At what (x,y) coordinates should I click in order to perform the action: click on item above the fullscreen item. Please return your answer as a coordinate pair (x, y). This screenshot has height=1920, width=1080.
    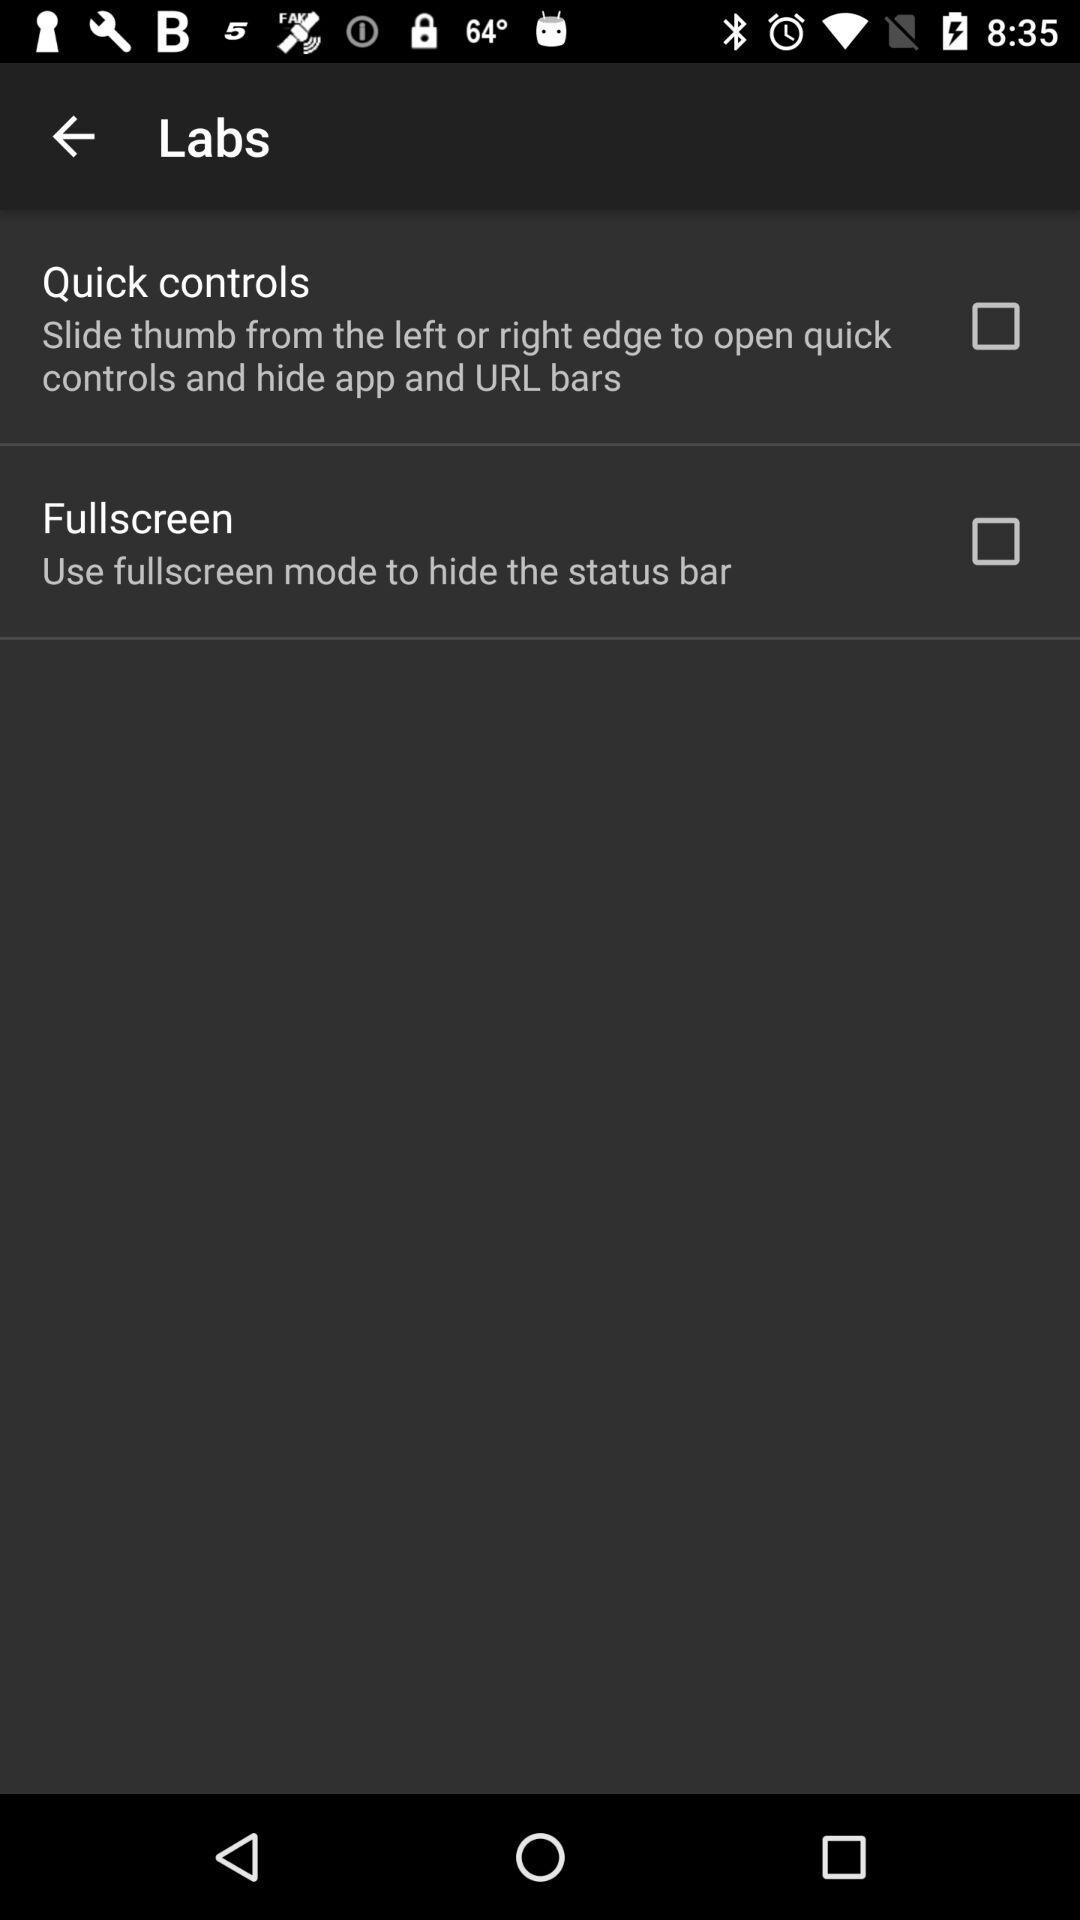
    Looking at the image, I should click on (477, 355).